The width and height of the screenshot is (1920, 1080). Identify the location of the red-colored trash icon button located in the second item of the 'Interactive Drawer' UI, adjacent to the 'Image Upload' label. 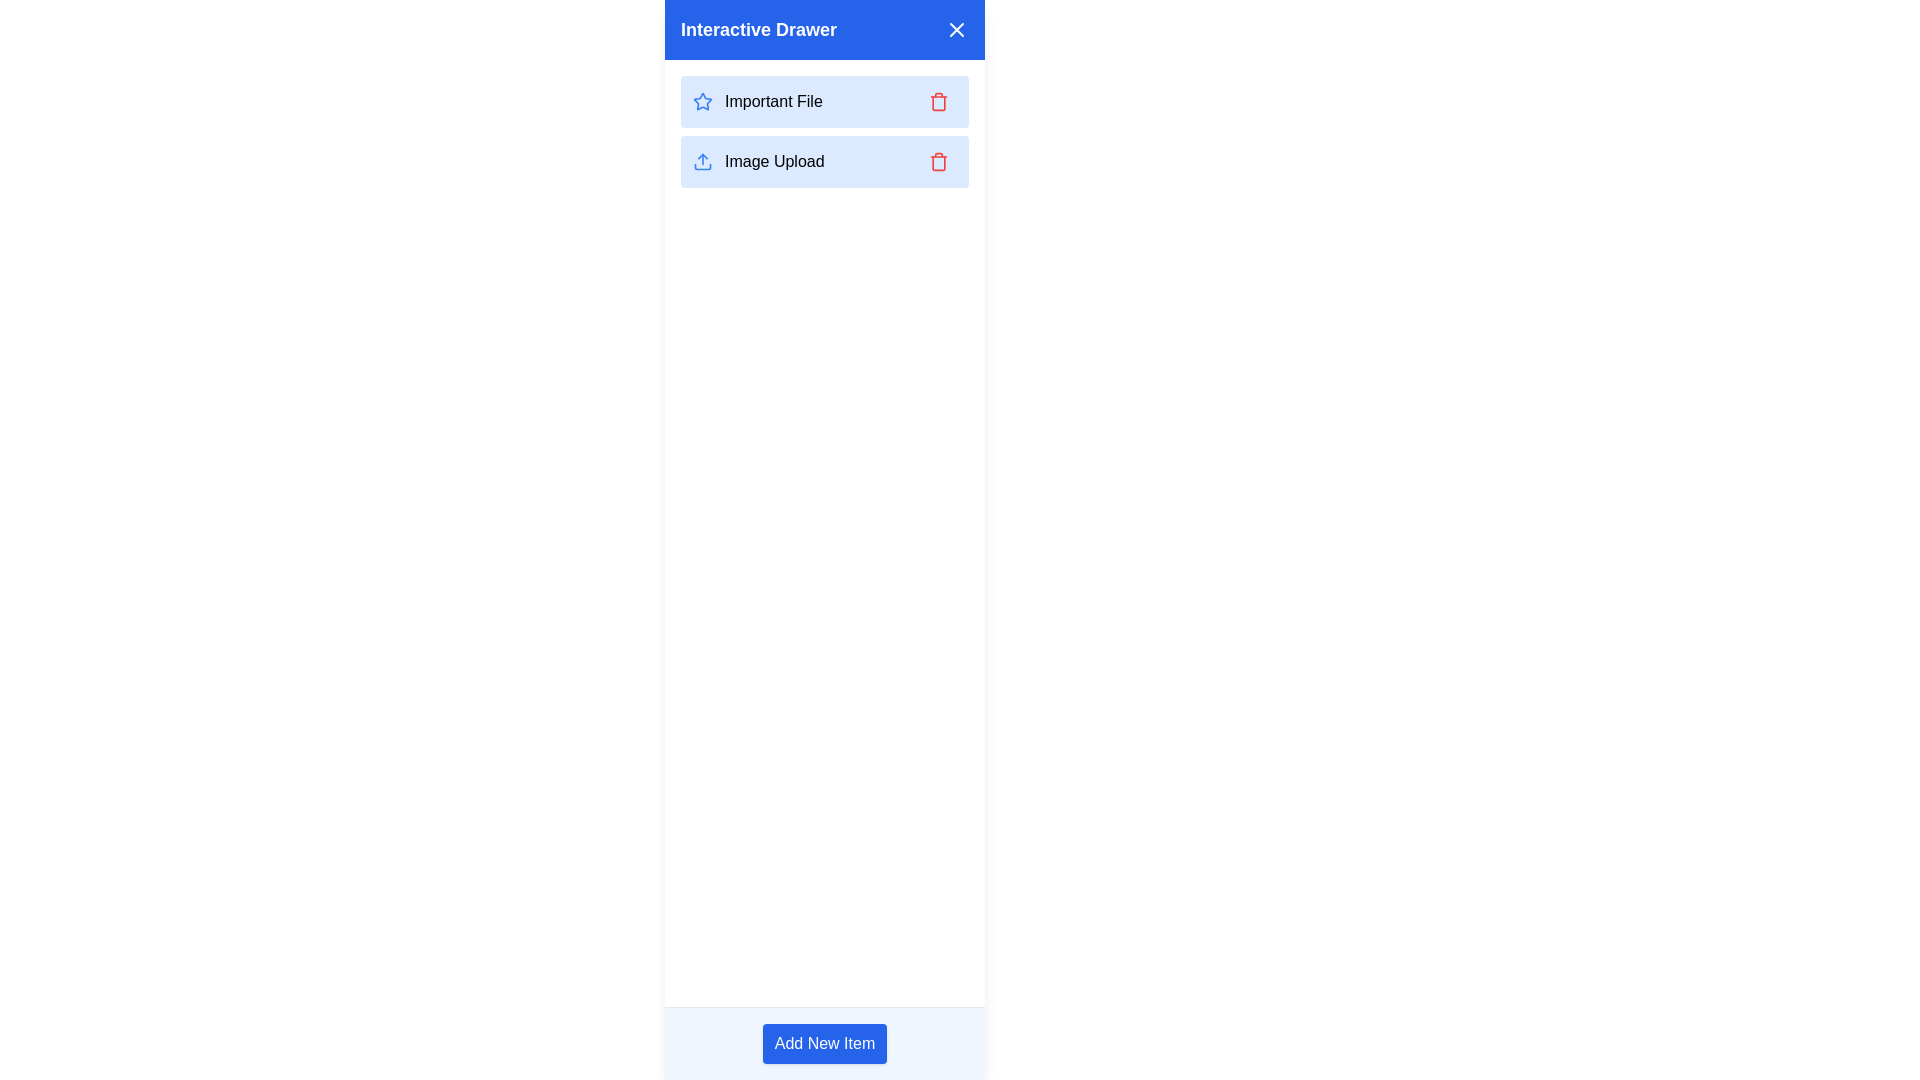
(938, 161).